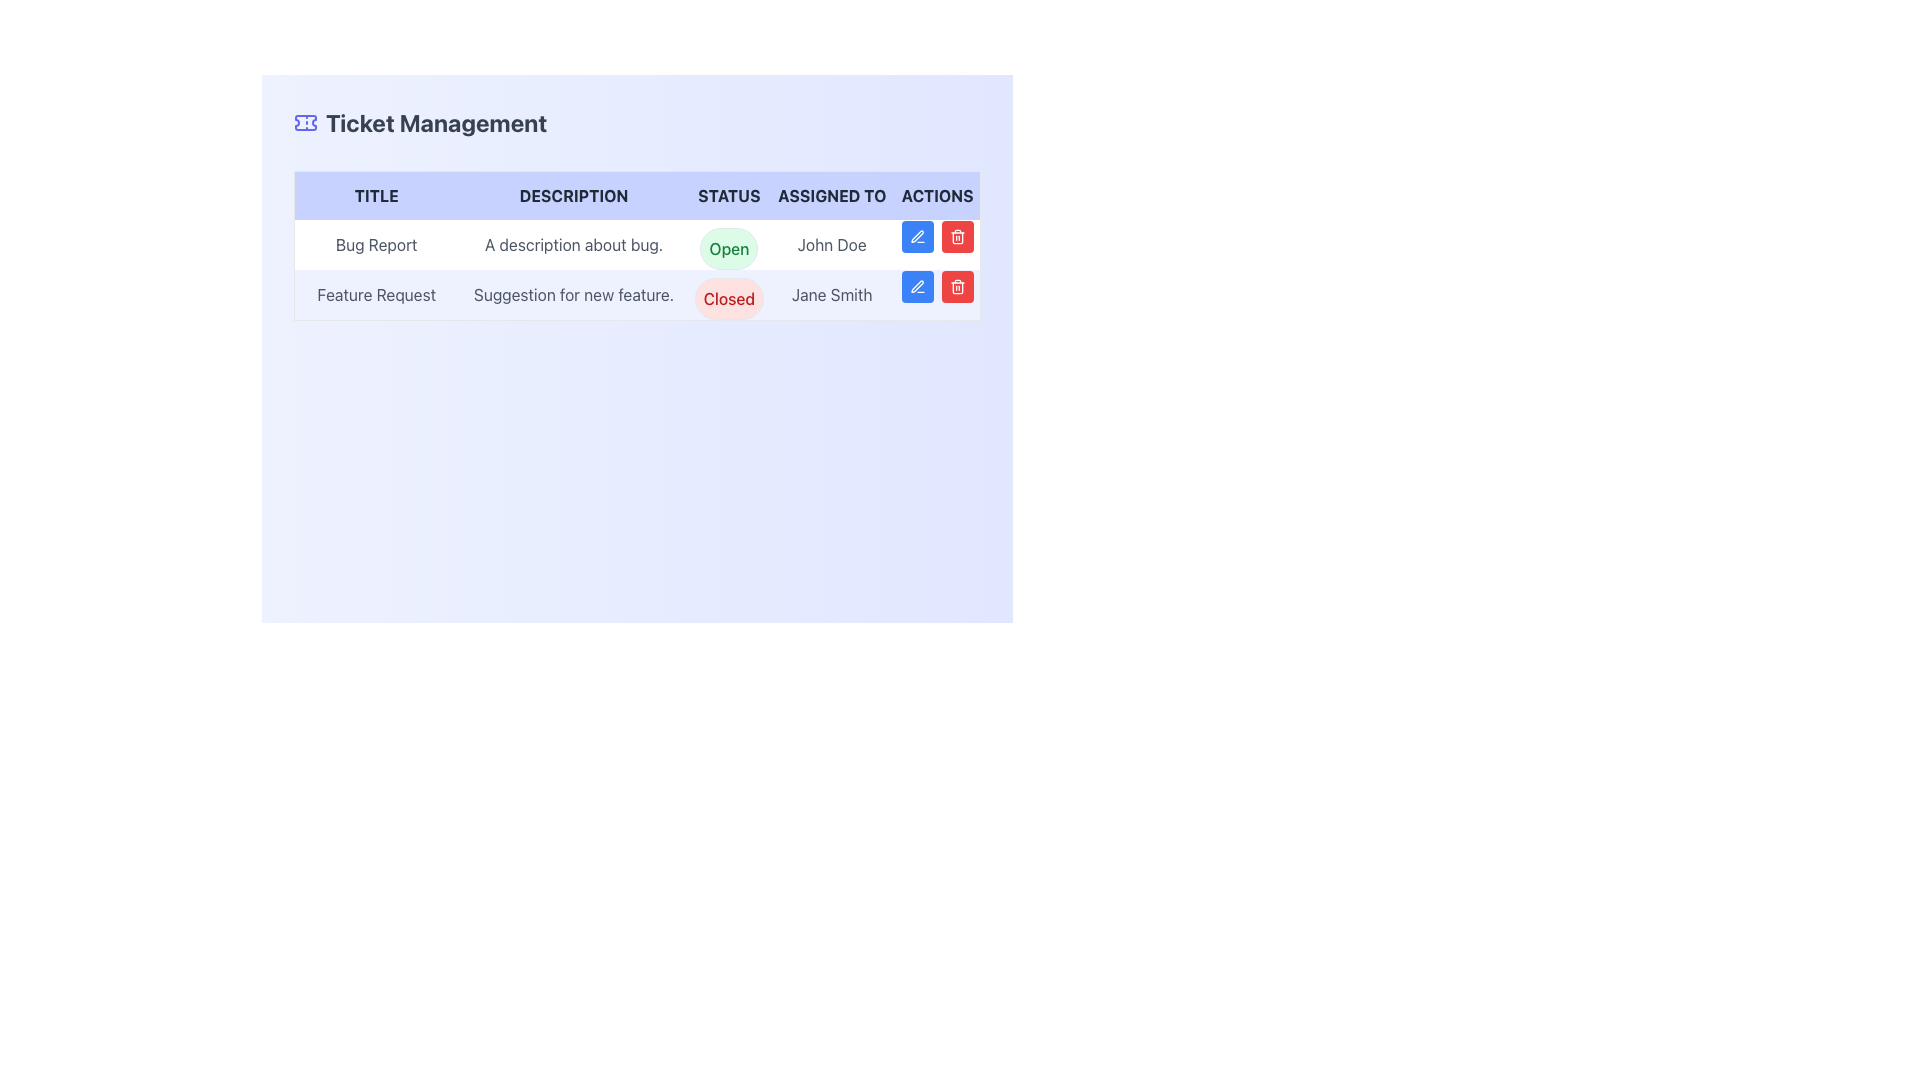 The image size is (1920, 1080). What do you see at coordinates (832, 195) in the screenshot?
I see `the 'Assigned To' text label, which is the fourth text label in a horizontal sequence within a blue-colored header layout, positioned between 'Status' and 'Actions'` at bounding box center [832, 195].